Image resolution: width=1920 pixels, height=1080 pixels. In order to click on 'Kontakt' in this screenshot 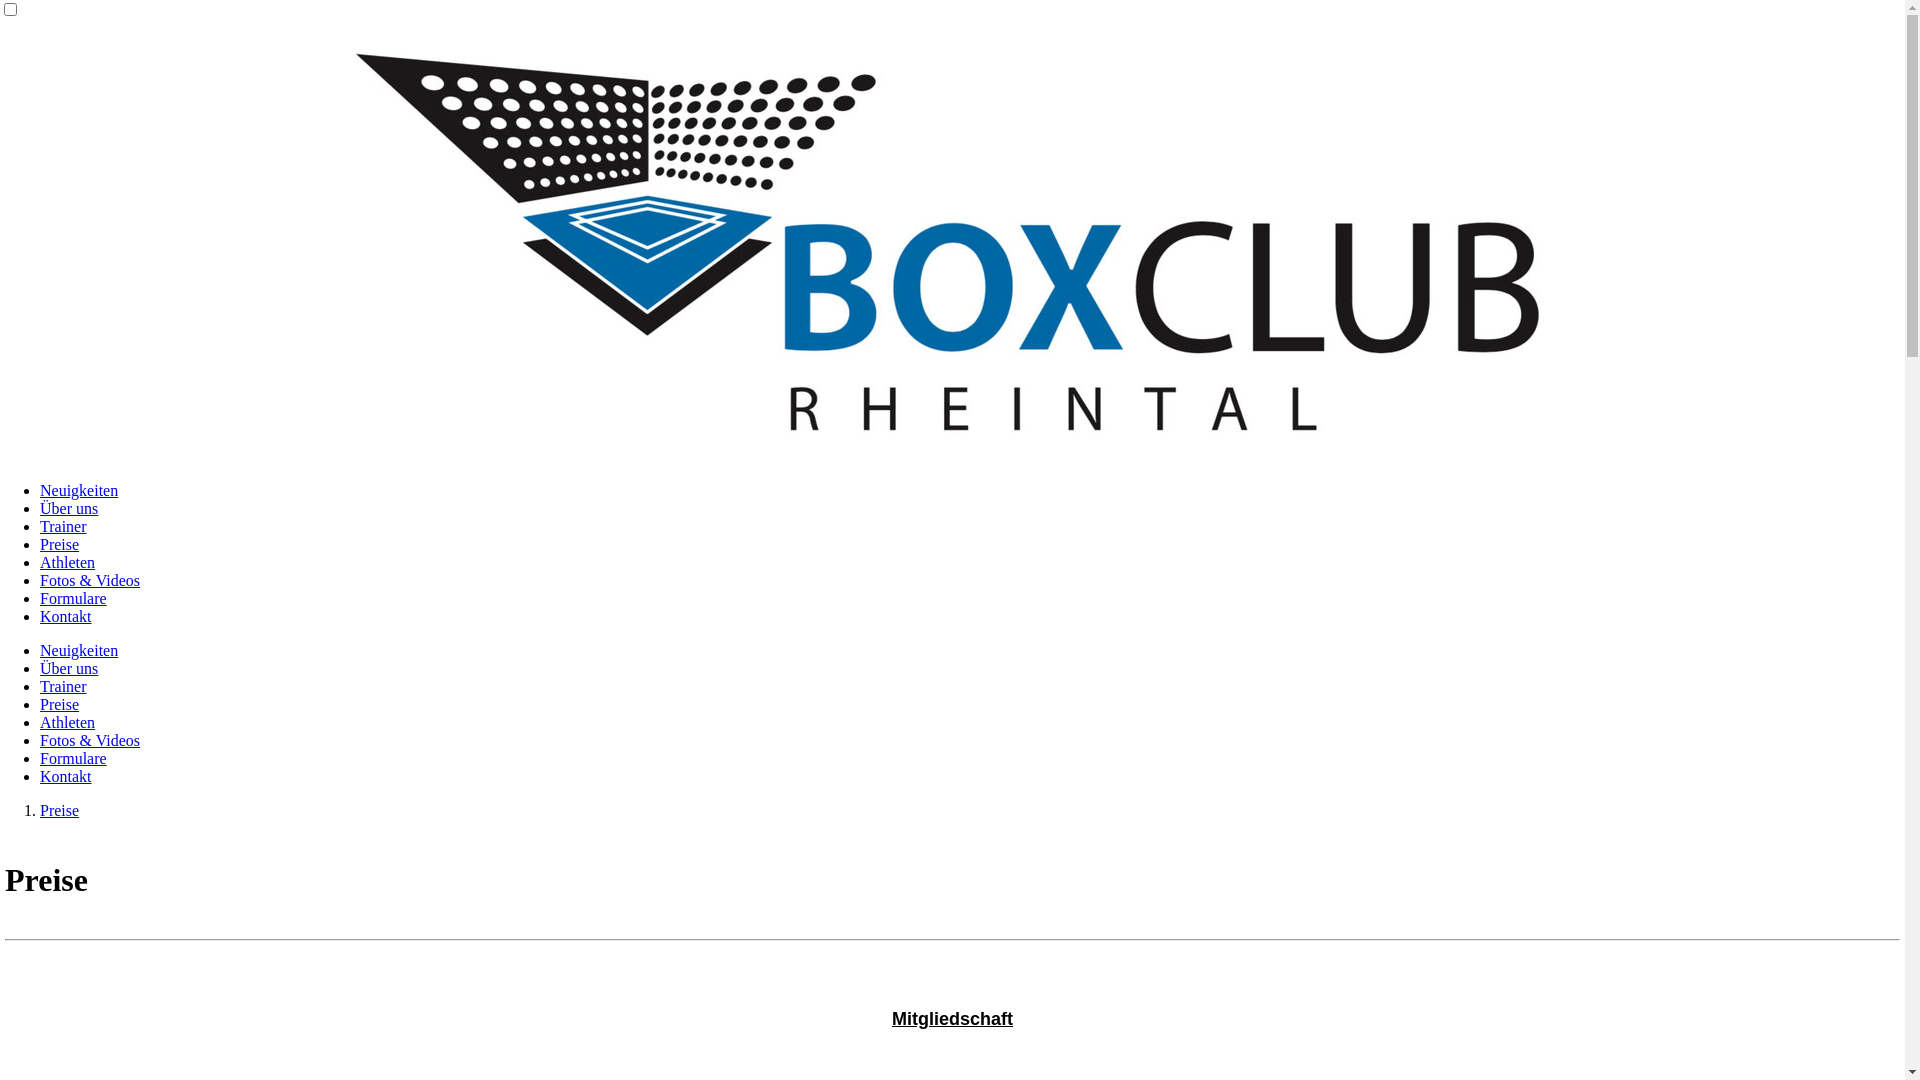, I will do `click(66, 775)`.